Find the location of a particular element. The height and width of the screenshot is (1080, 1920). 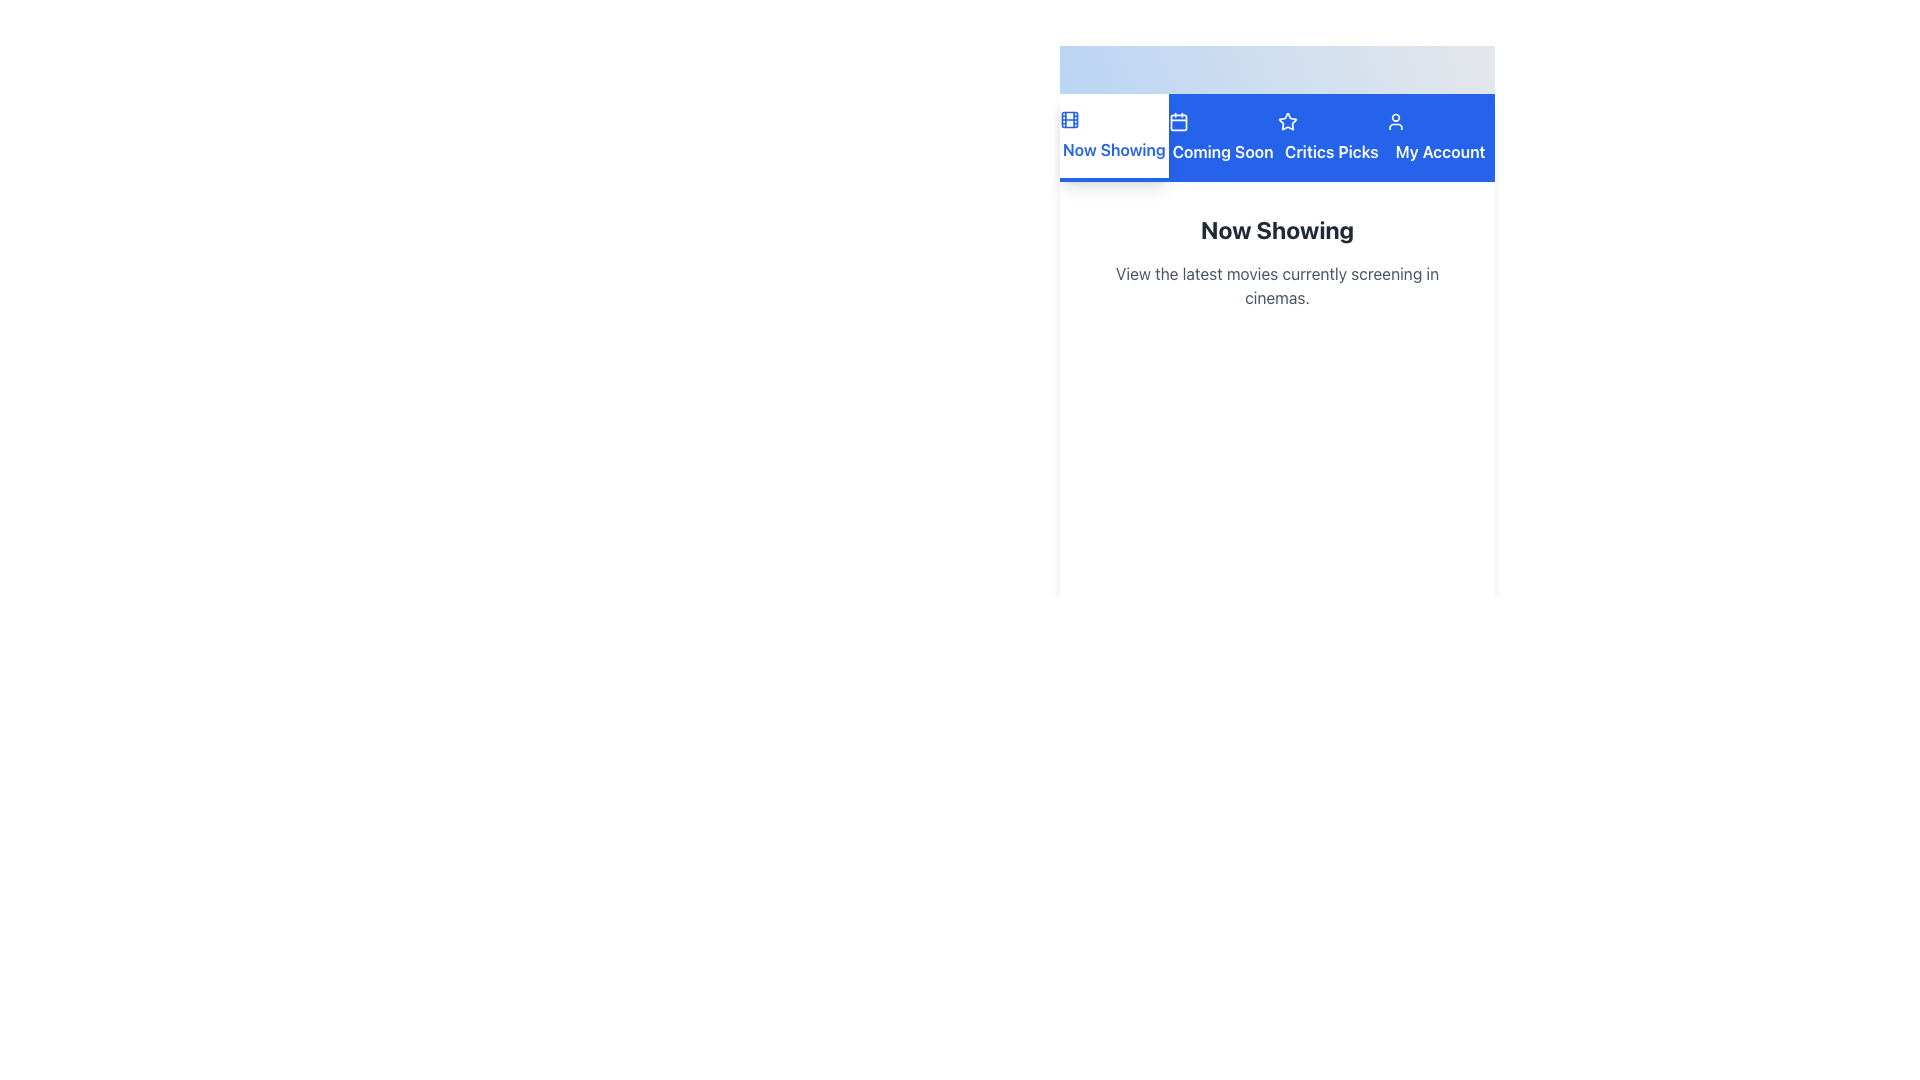

the 'Critics Picks' button to interact with the associated icon for ratings or selections in the navigation bar is located at coordinates (1287, 122).